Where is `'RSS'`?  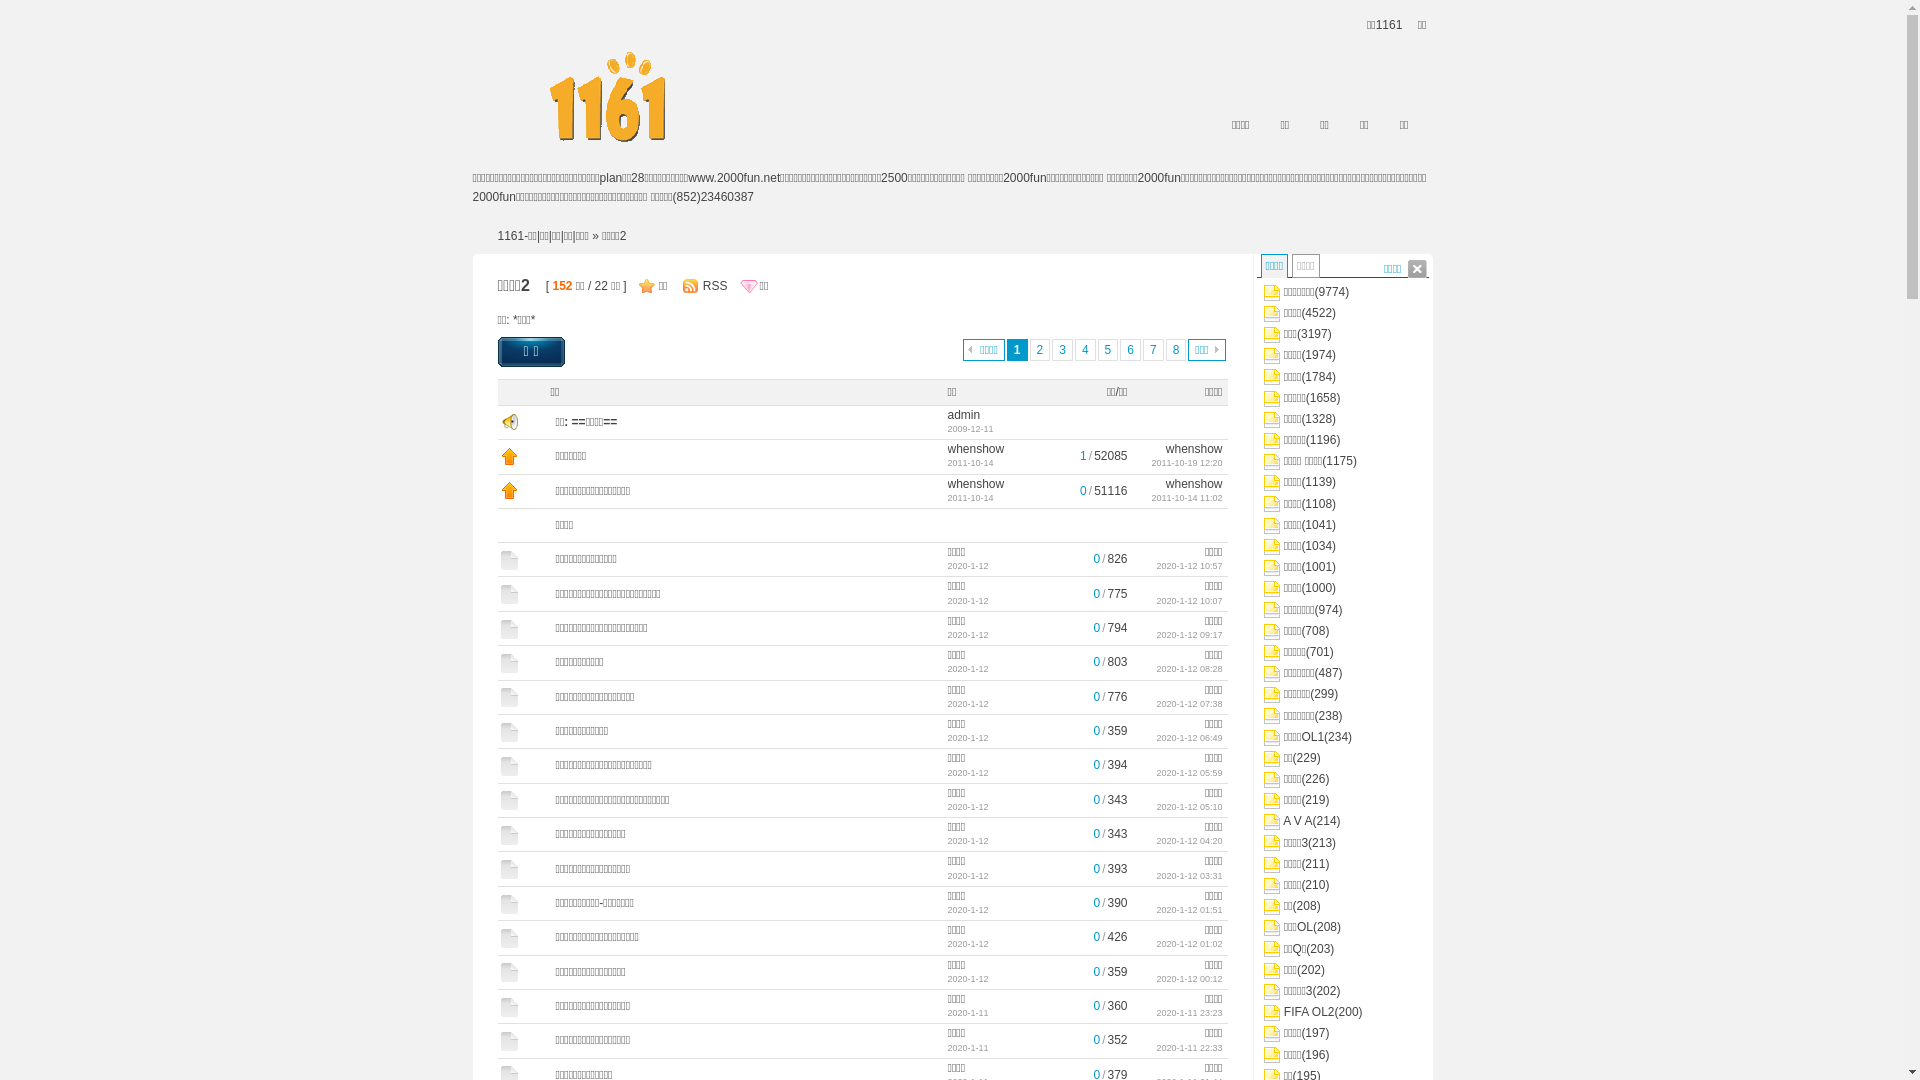
'RSS' is located at coordinates (711, 285).